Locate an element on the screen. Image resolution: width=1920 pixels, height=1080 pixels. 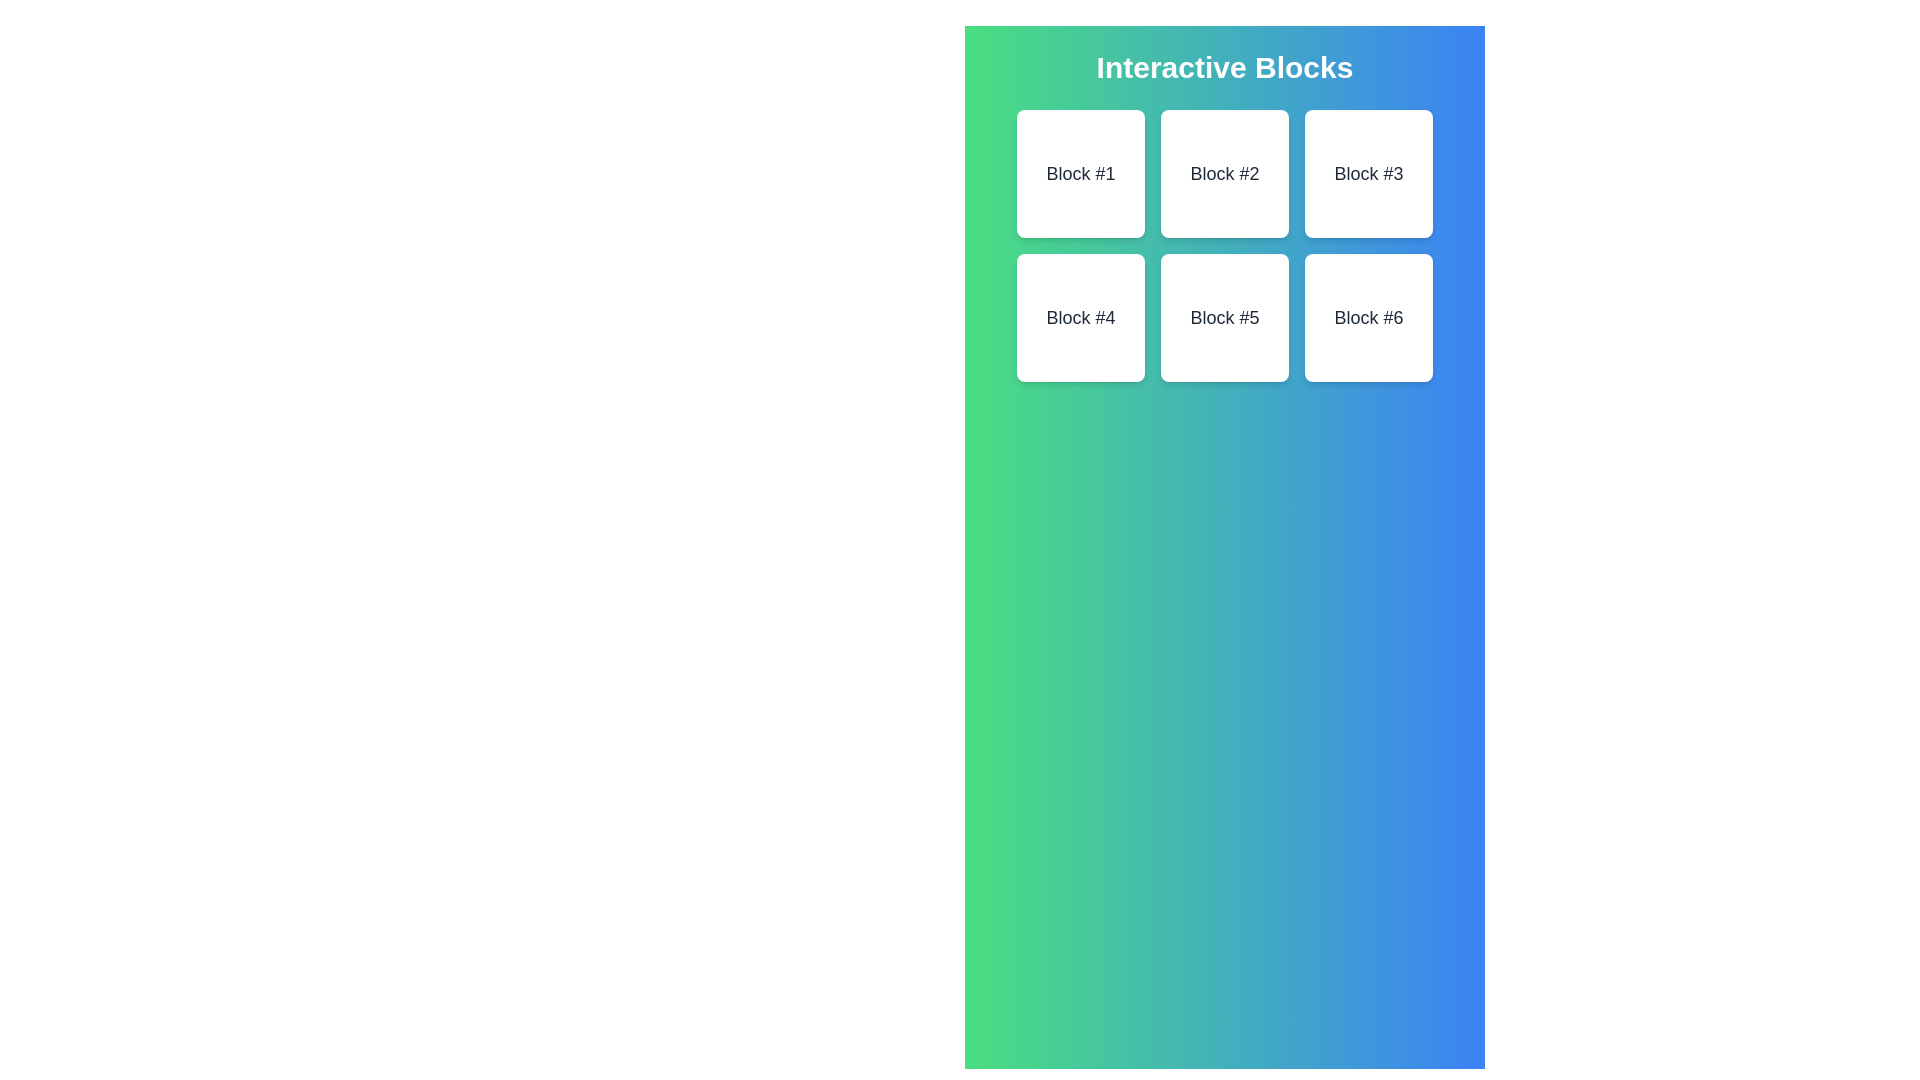
text content of the 'Block #4' label, which is a medium-sized gray text located in the second row, first column of a grid layout is located at coordinates (1079, 316).